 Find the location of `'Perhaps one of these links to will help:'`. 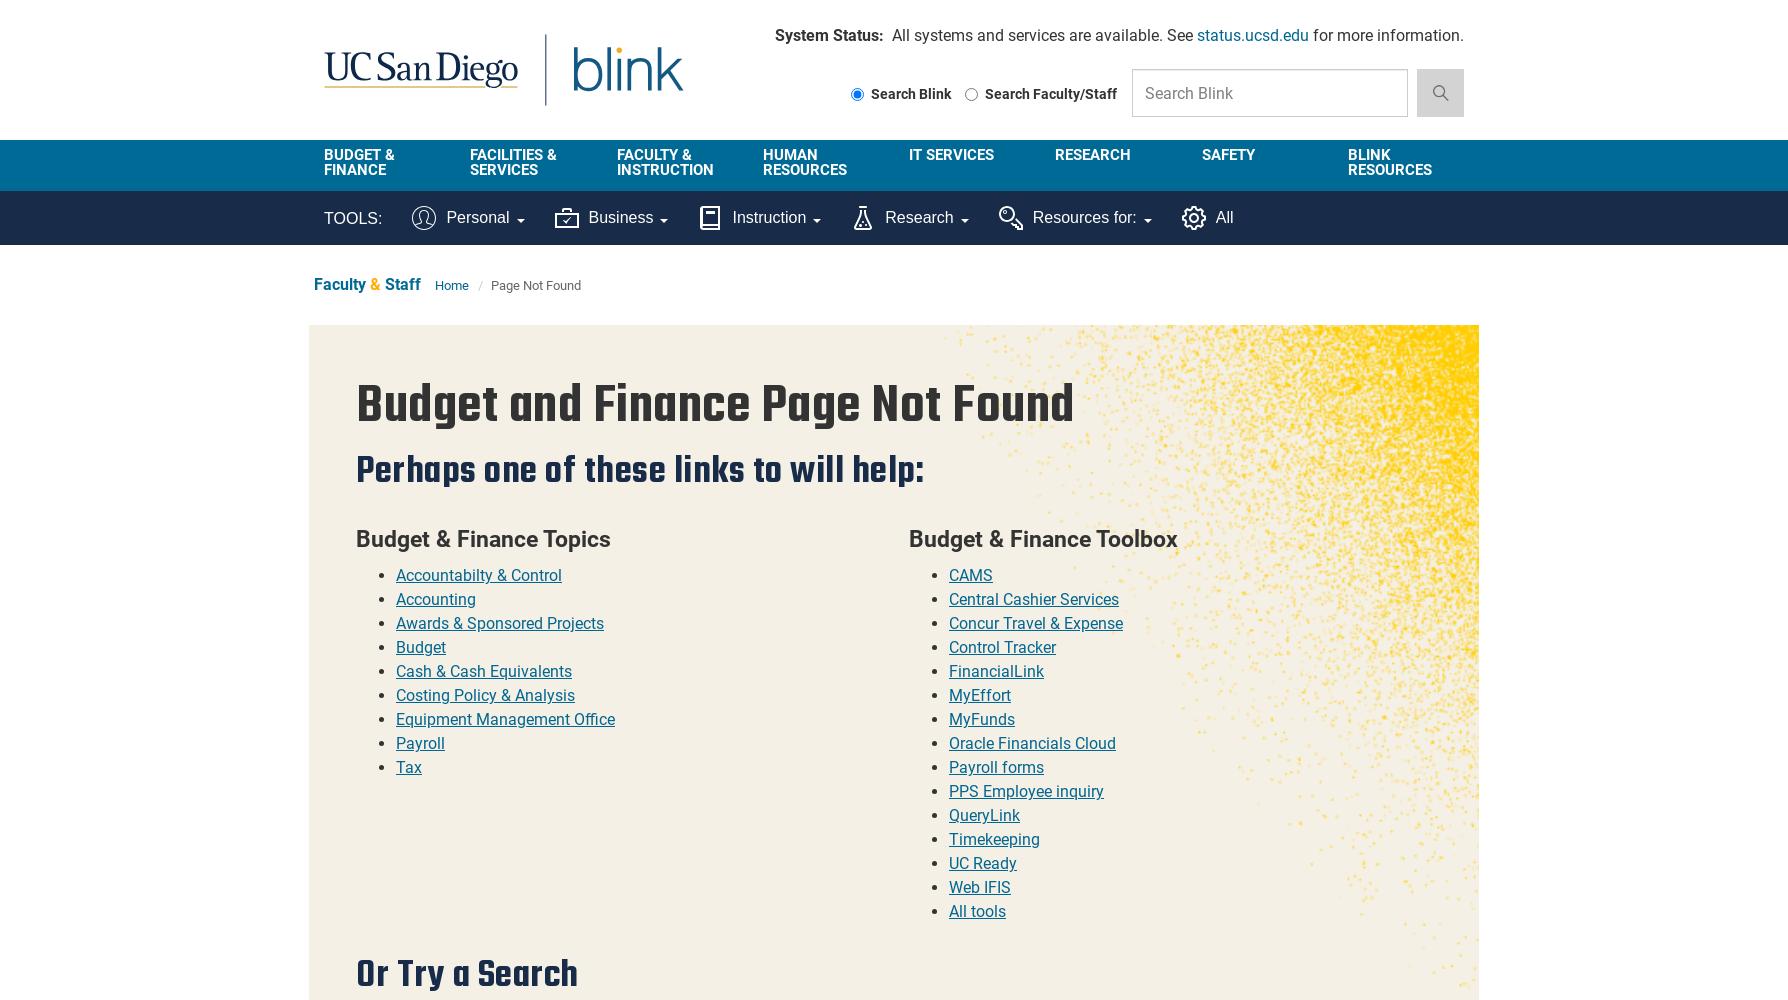

'Perhaps one of these links to will help:' is located at coordinates (639, 469).